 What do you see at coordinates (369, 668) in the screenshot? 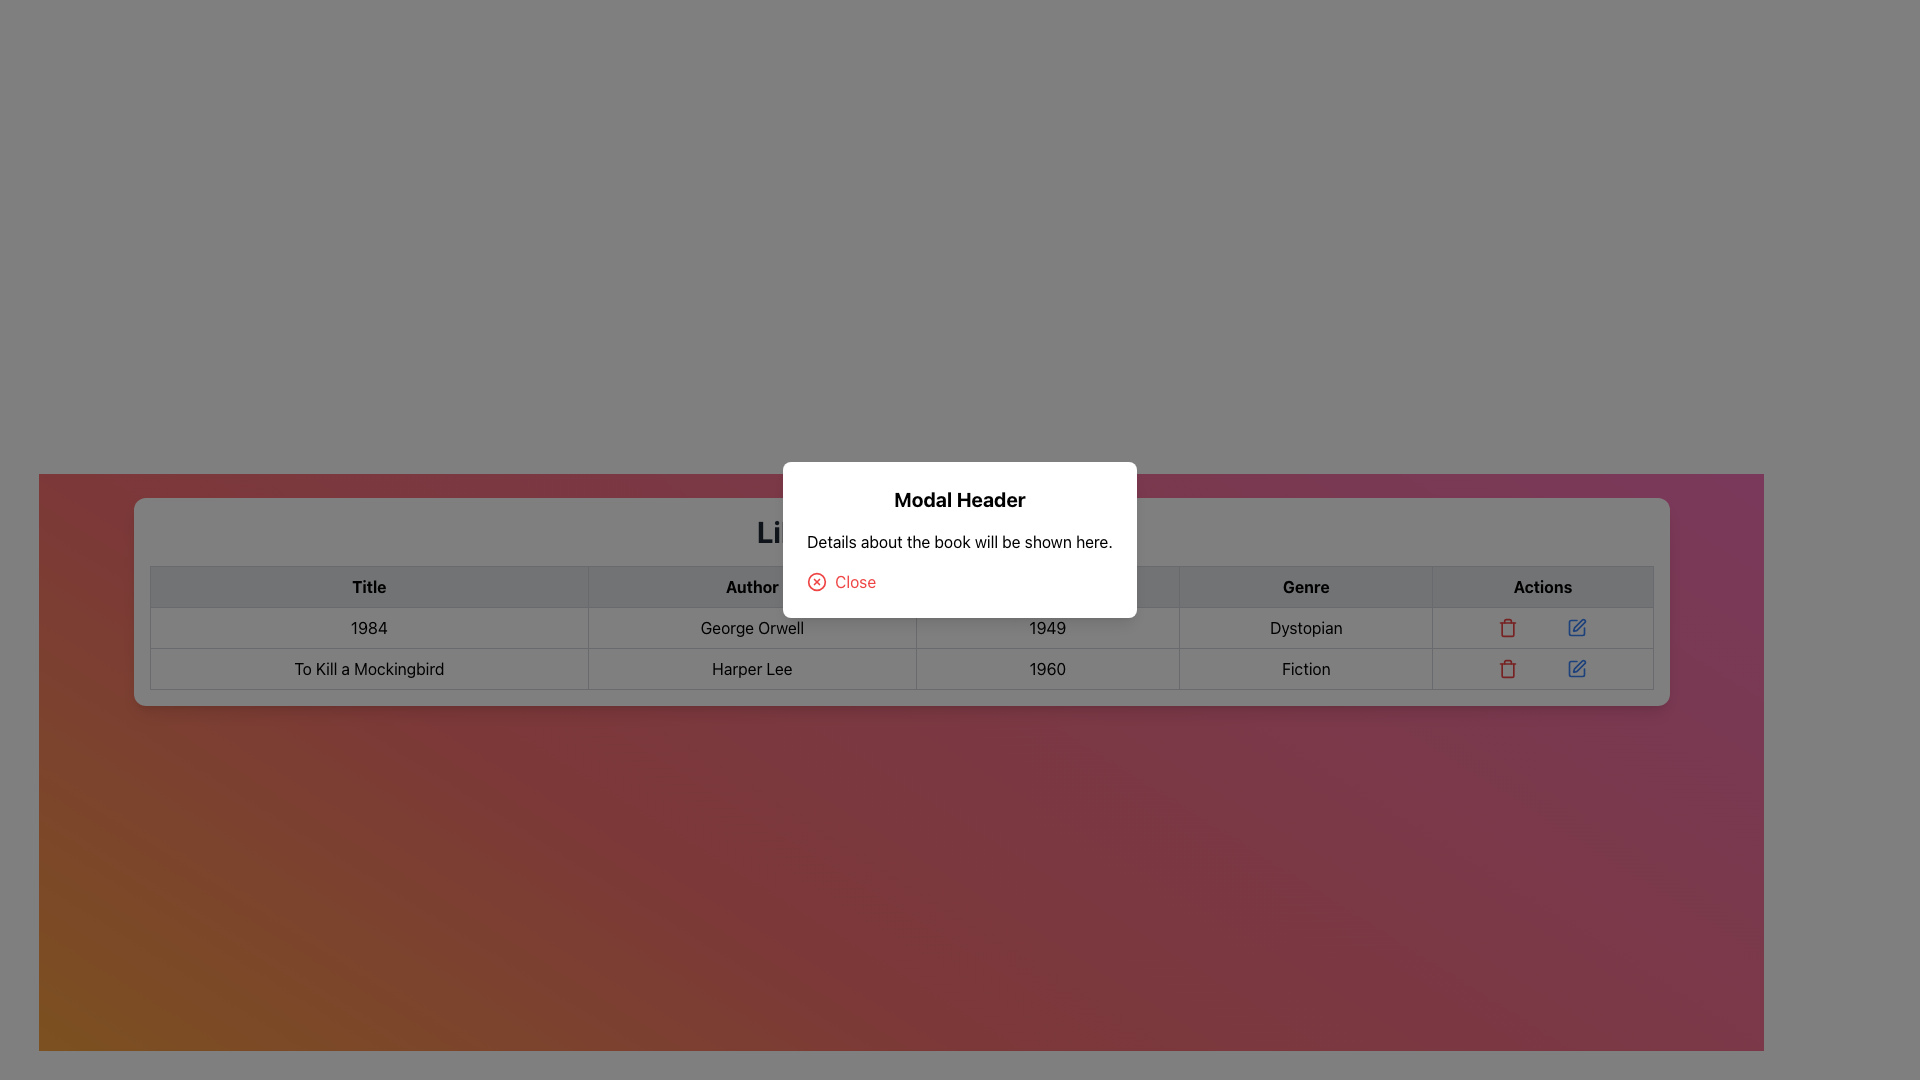
I see `the text block displaying the title 'To Kill a Mockingbird' in the first column of the second row of the table within the modal dialog` at bounding box center [369, 668].